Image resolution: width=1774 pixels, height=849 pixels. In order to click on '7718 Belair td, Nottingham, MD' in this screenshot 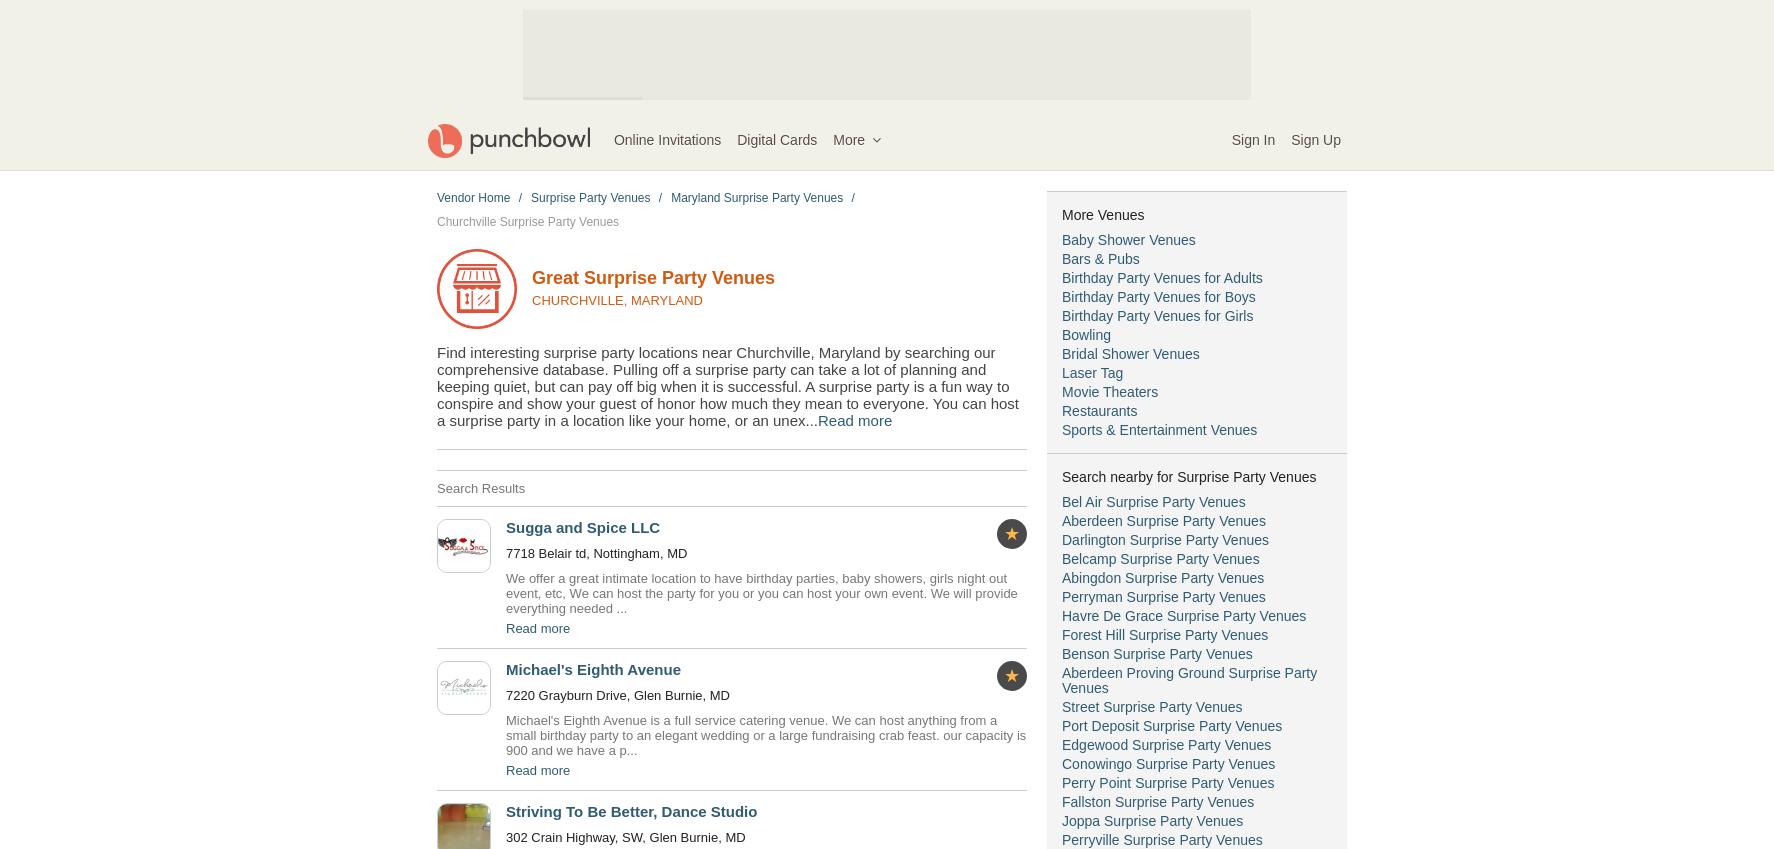, I will do `click(595, 553)`.